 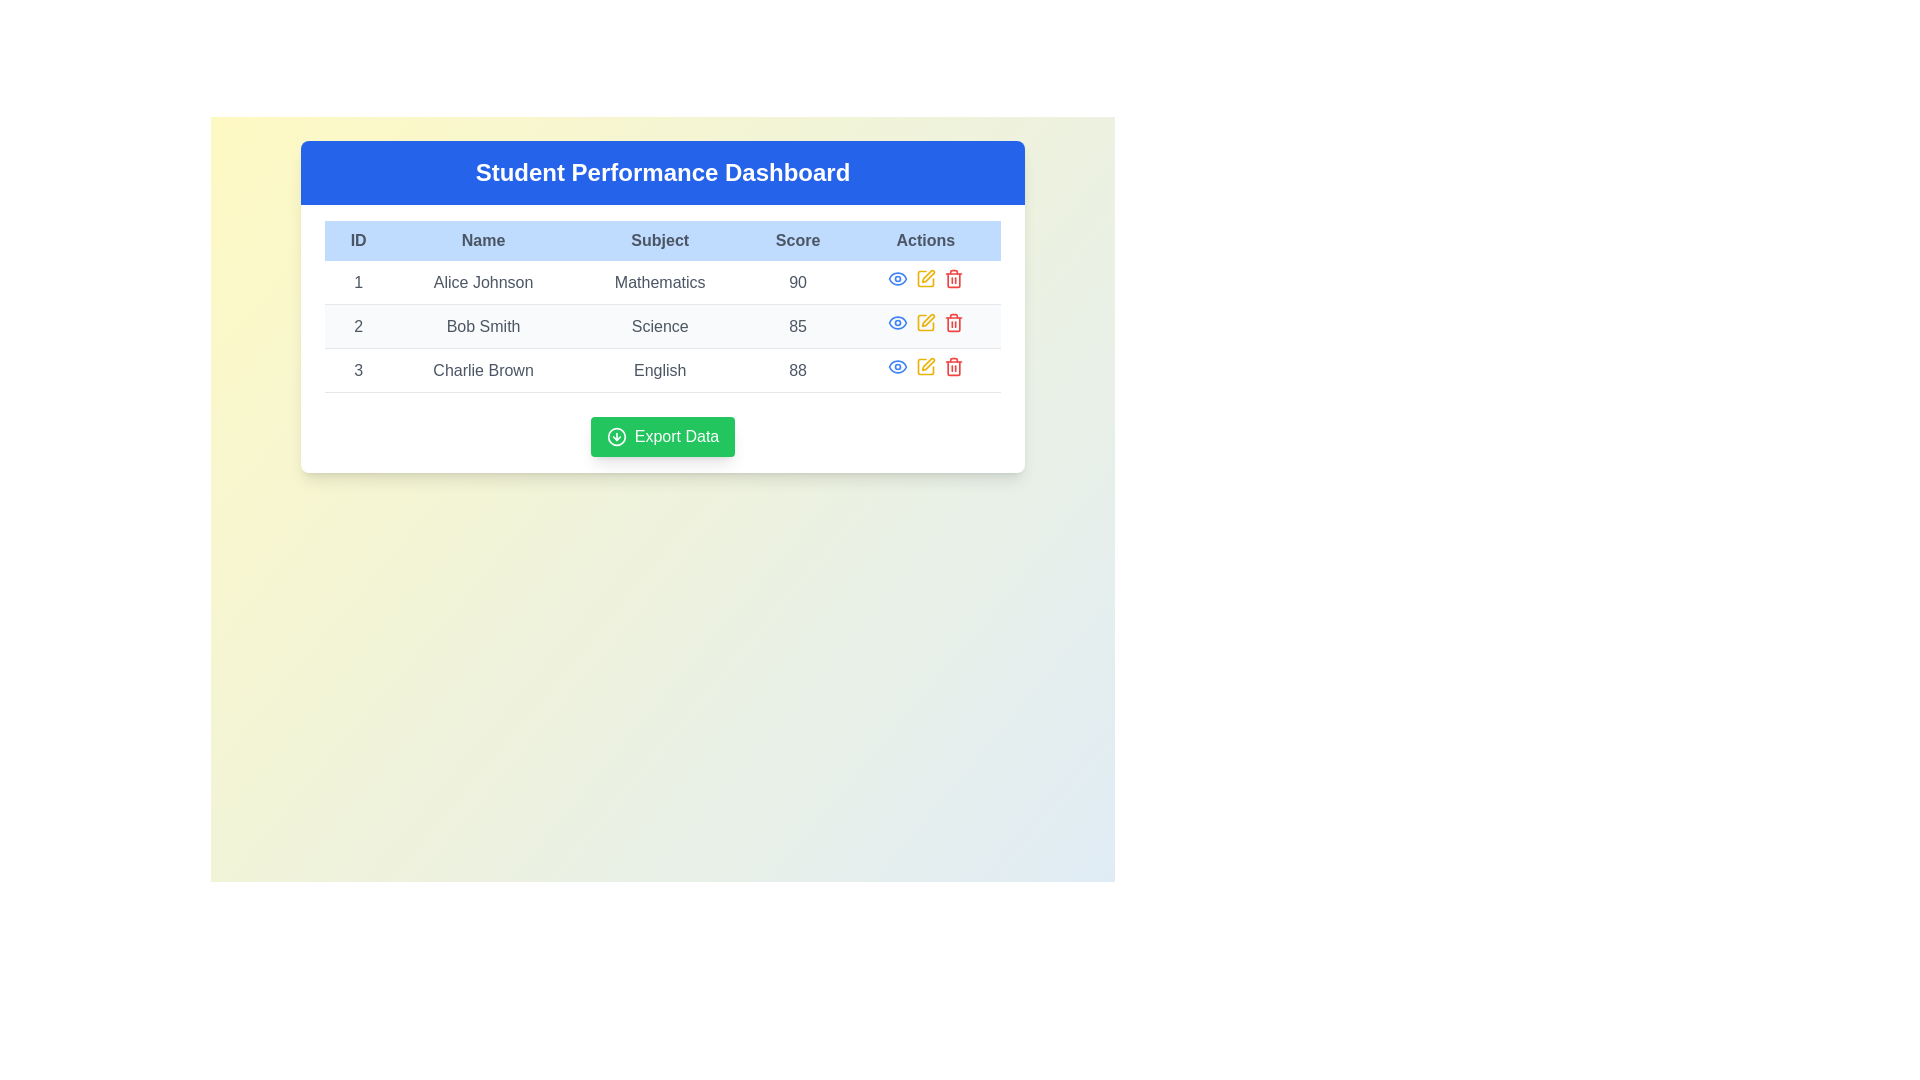 I want to click on the text label with a light blue background and bold black text that displays 'Actions', located in the top-right corner of the header bar, so click(x=924, y=239).